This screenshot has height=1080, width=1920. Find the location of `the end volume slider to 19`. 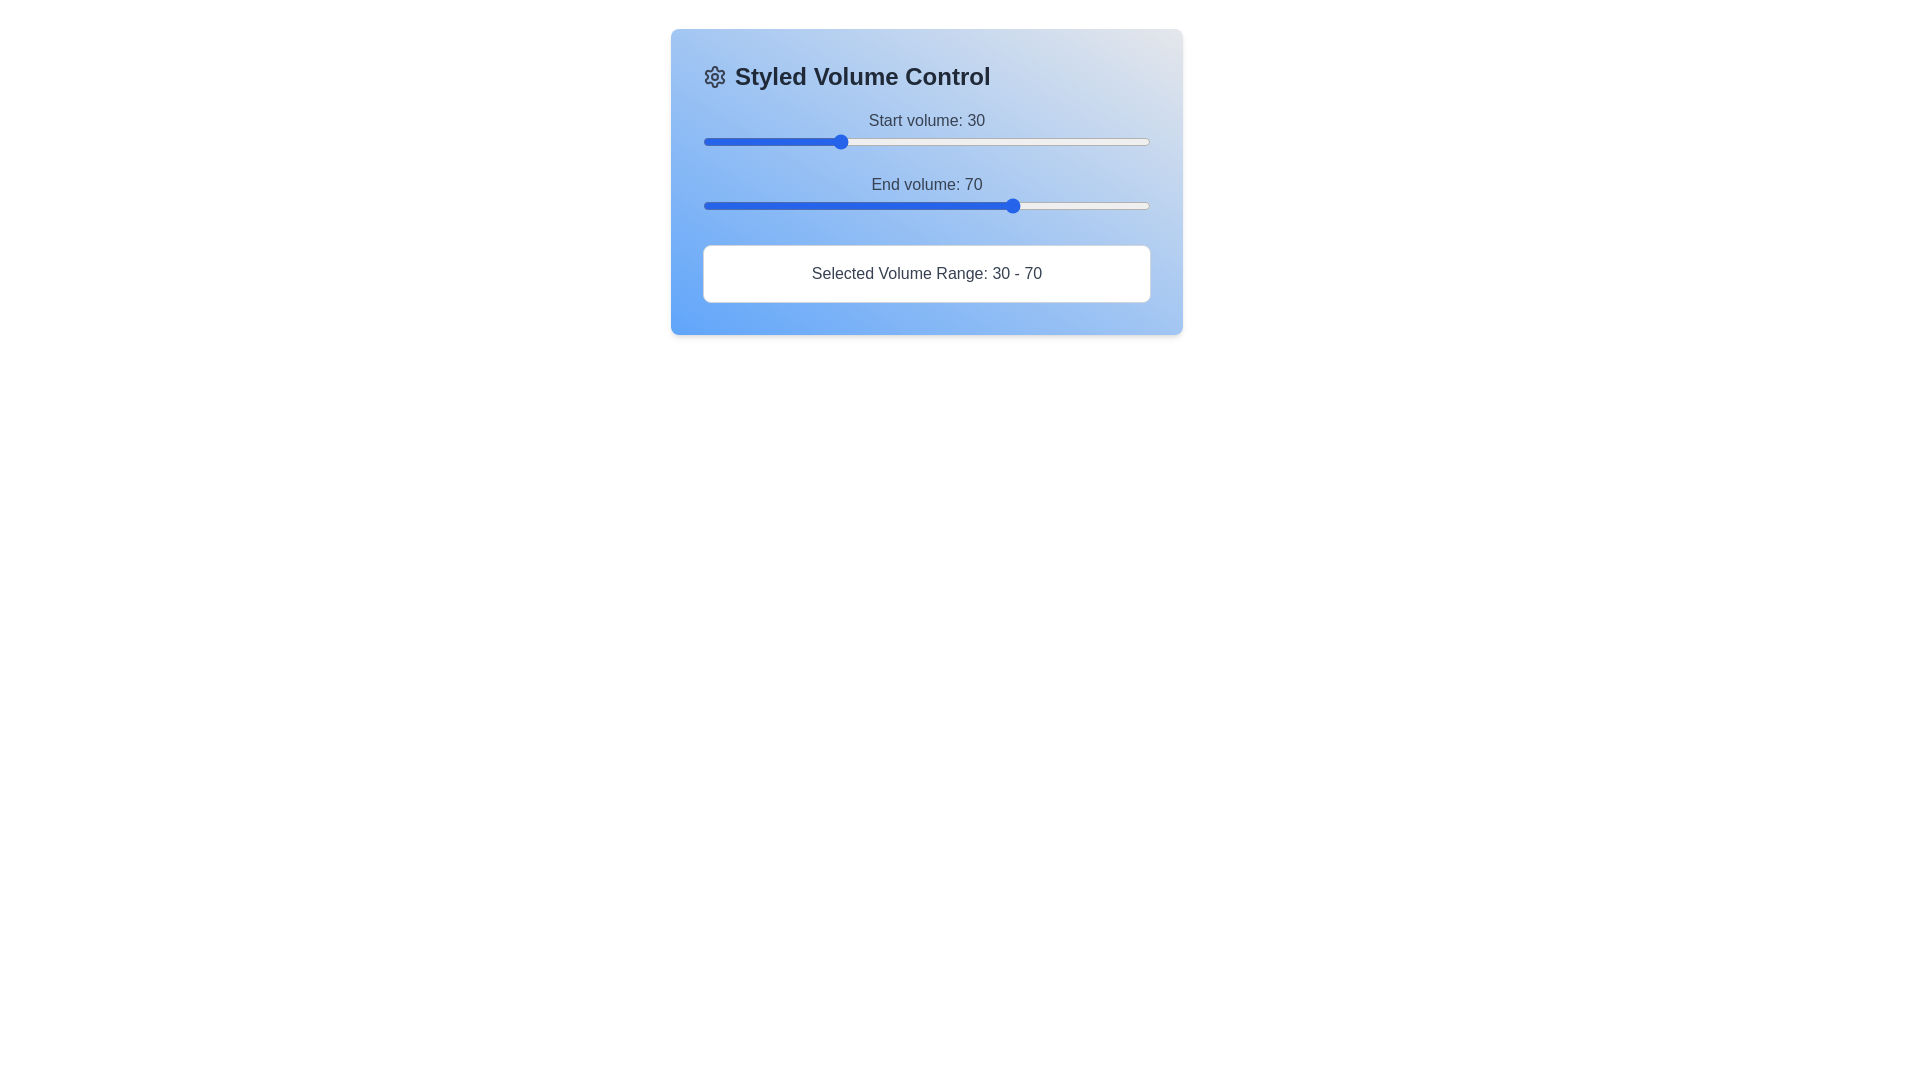

the end volume slider to 19 is located at coordinates (787, 205).